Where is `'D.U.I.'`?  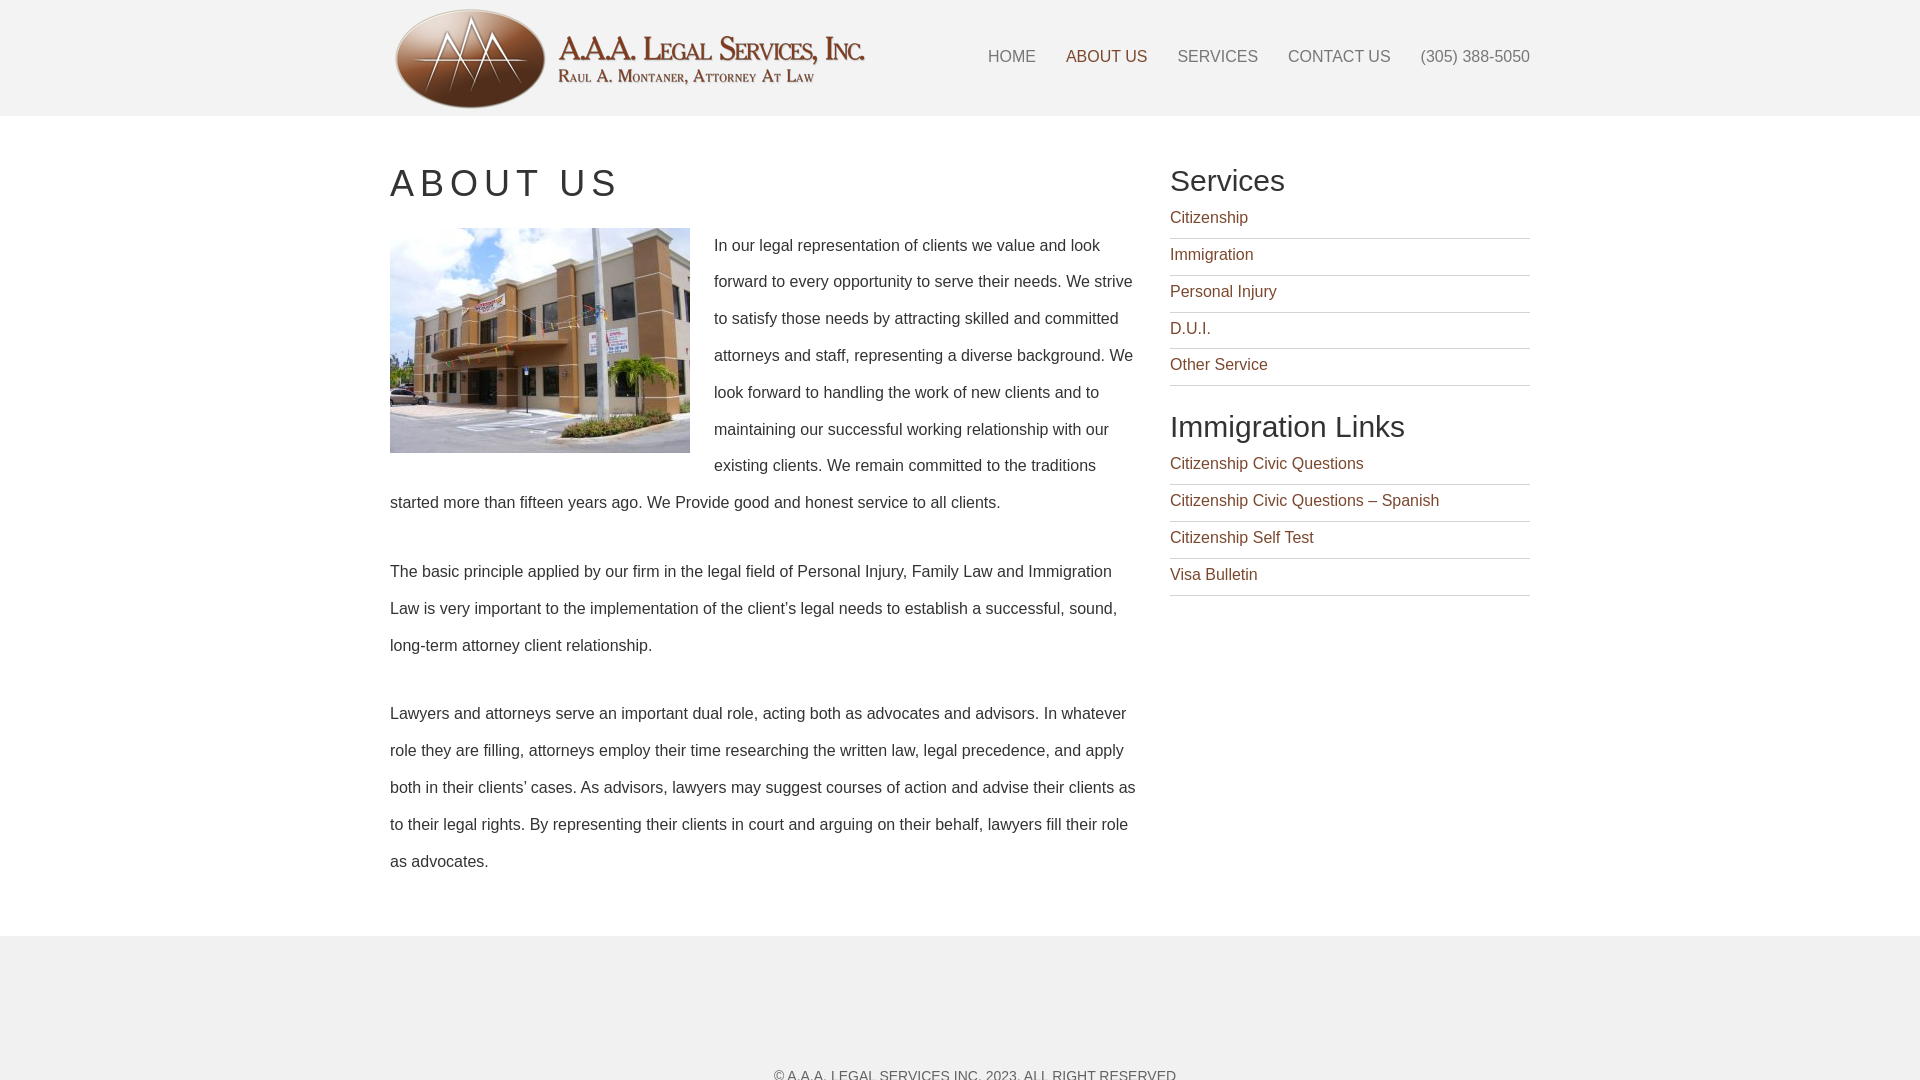 'D.U.I.' is located at coordinates (1170, 327).